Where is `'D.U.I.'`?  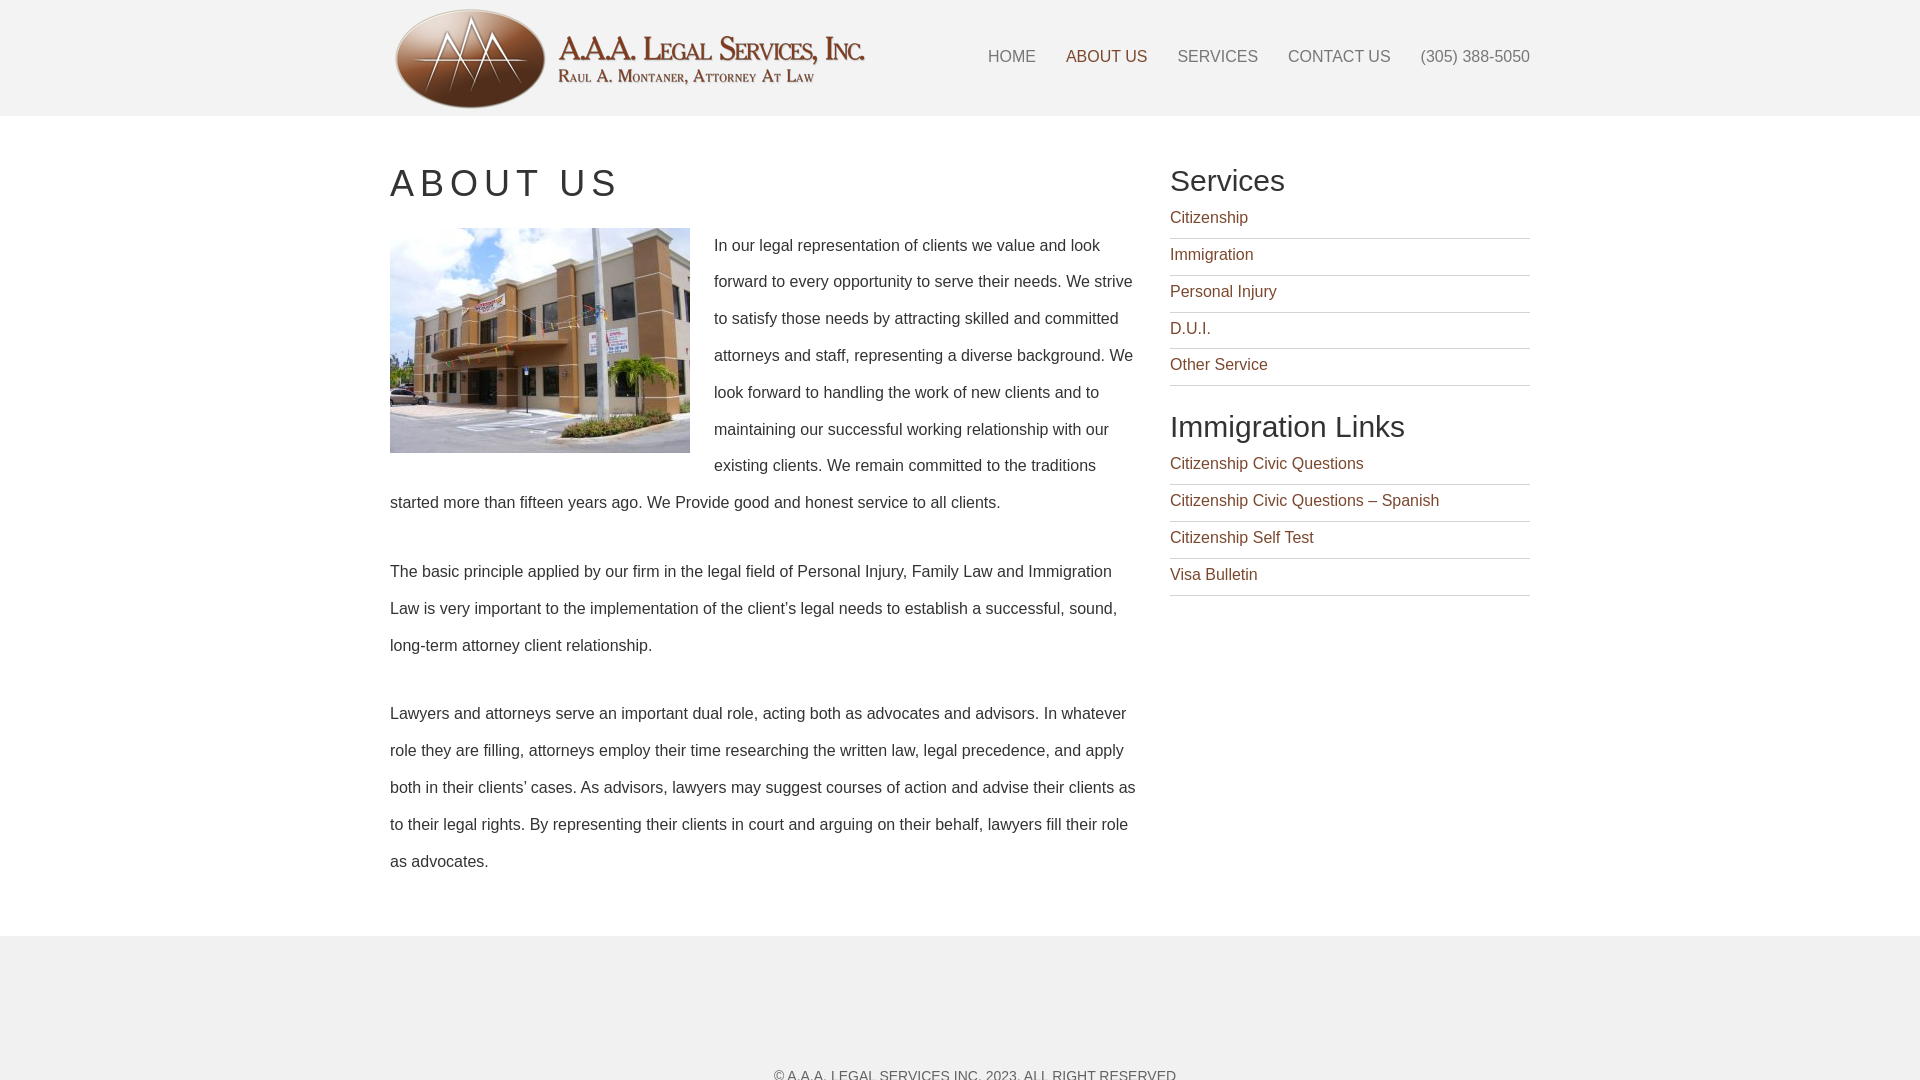 'D.U.I.' is located at coordinates (1170, 327).